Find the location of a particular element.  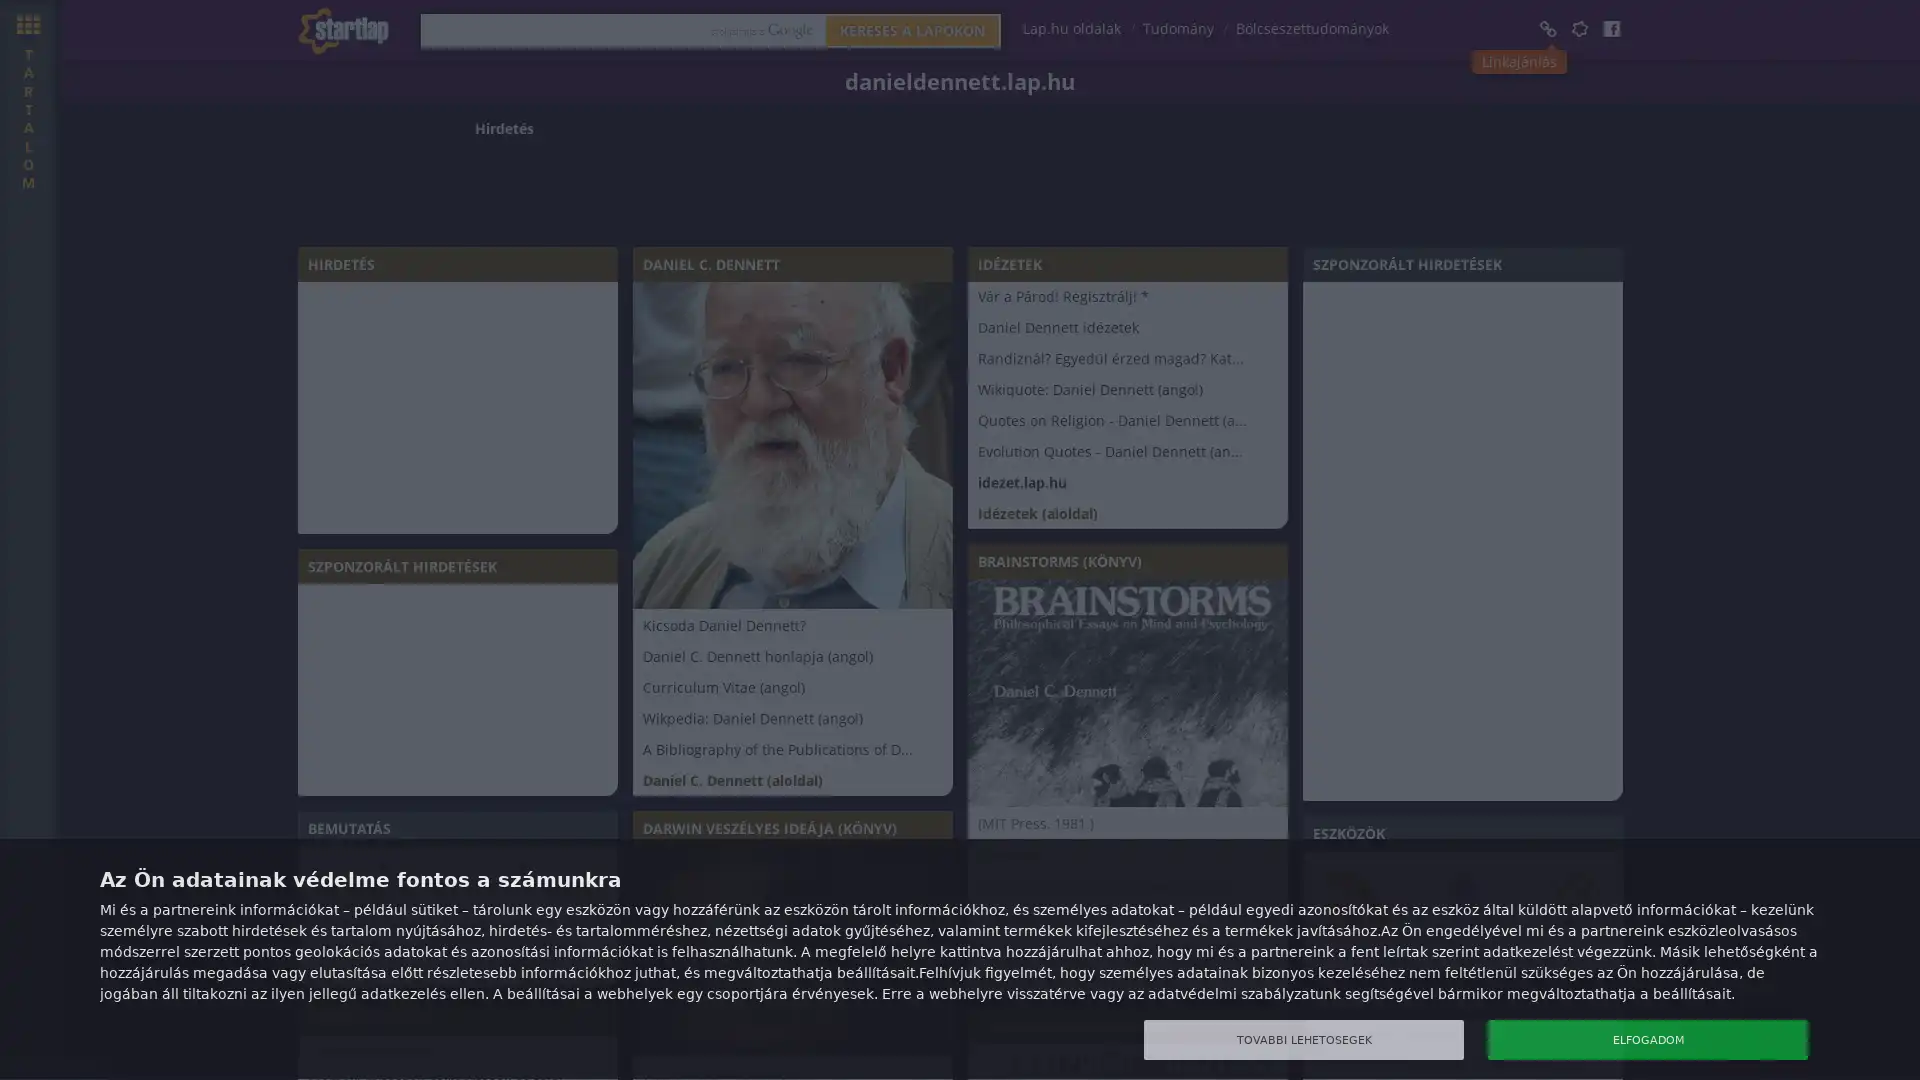

TOVABBI LEHETOSEGEK is located at coordinates (1304, 1039).